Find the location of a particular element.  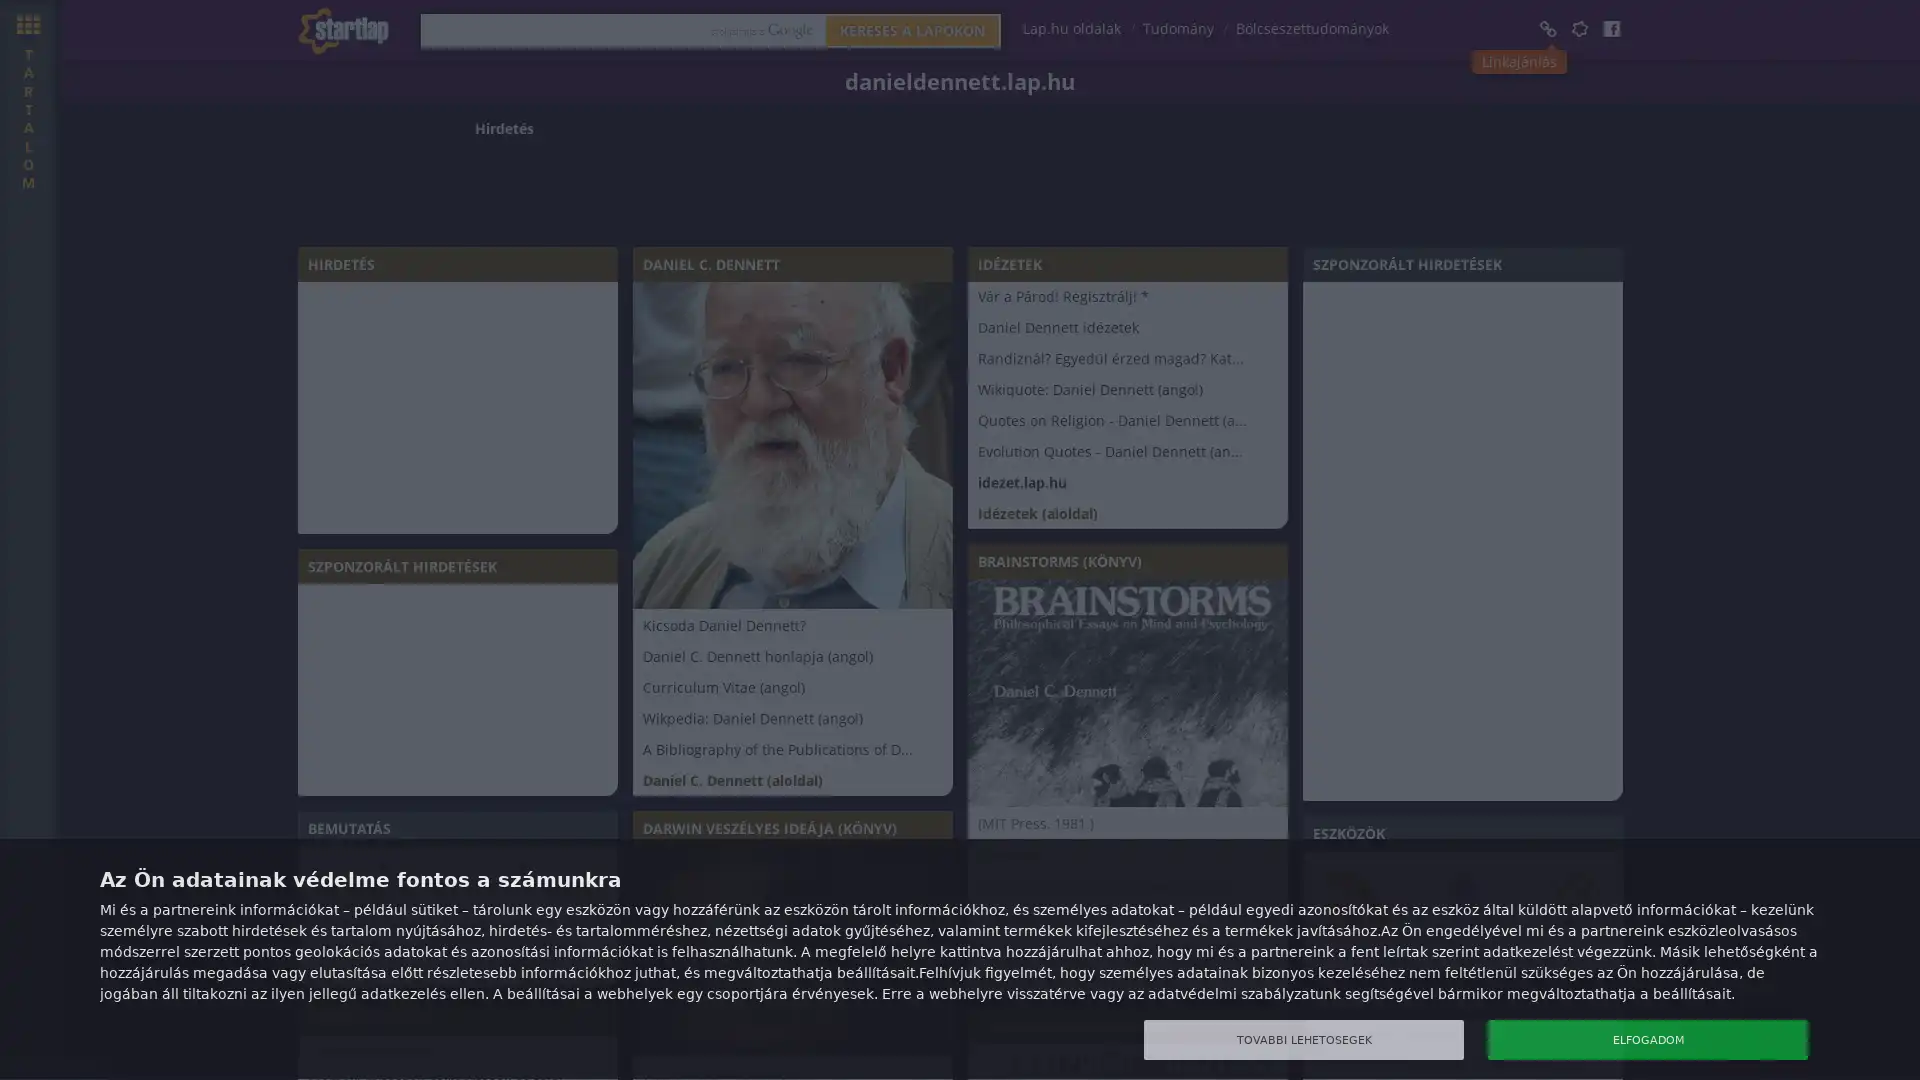

TOVABBI LEHETOSEGEK is located at coordinates (1304, 1039).